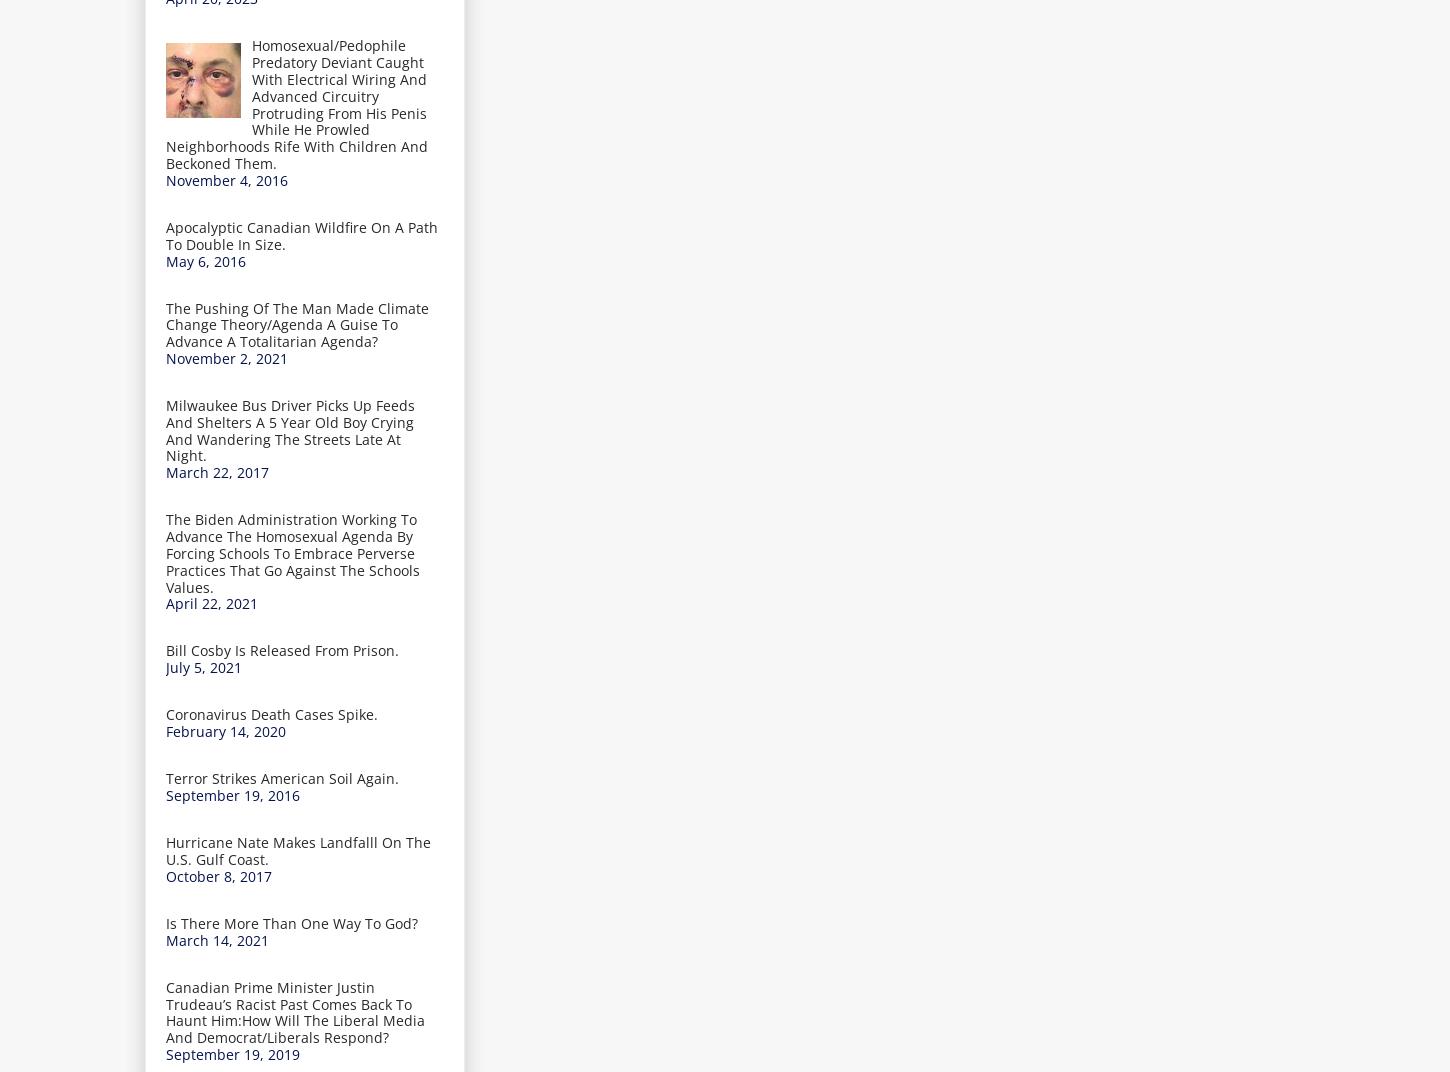  I want to click on 'March 14, 2021', so click(216, 938).